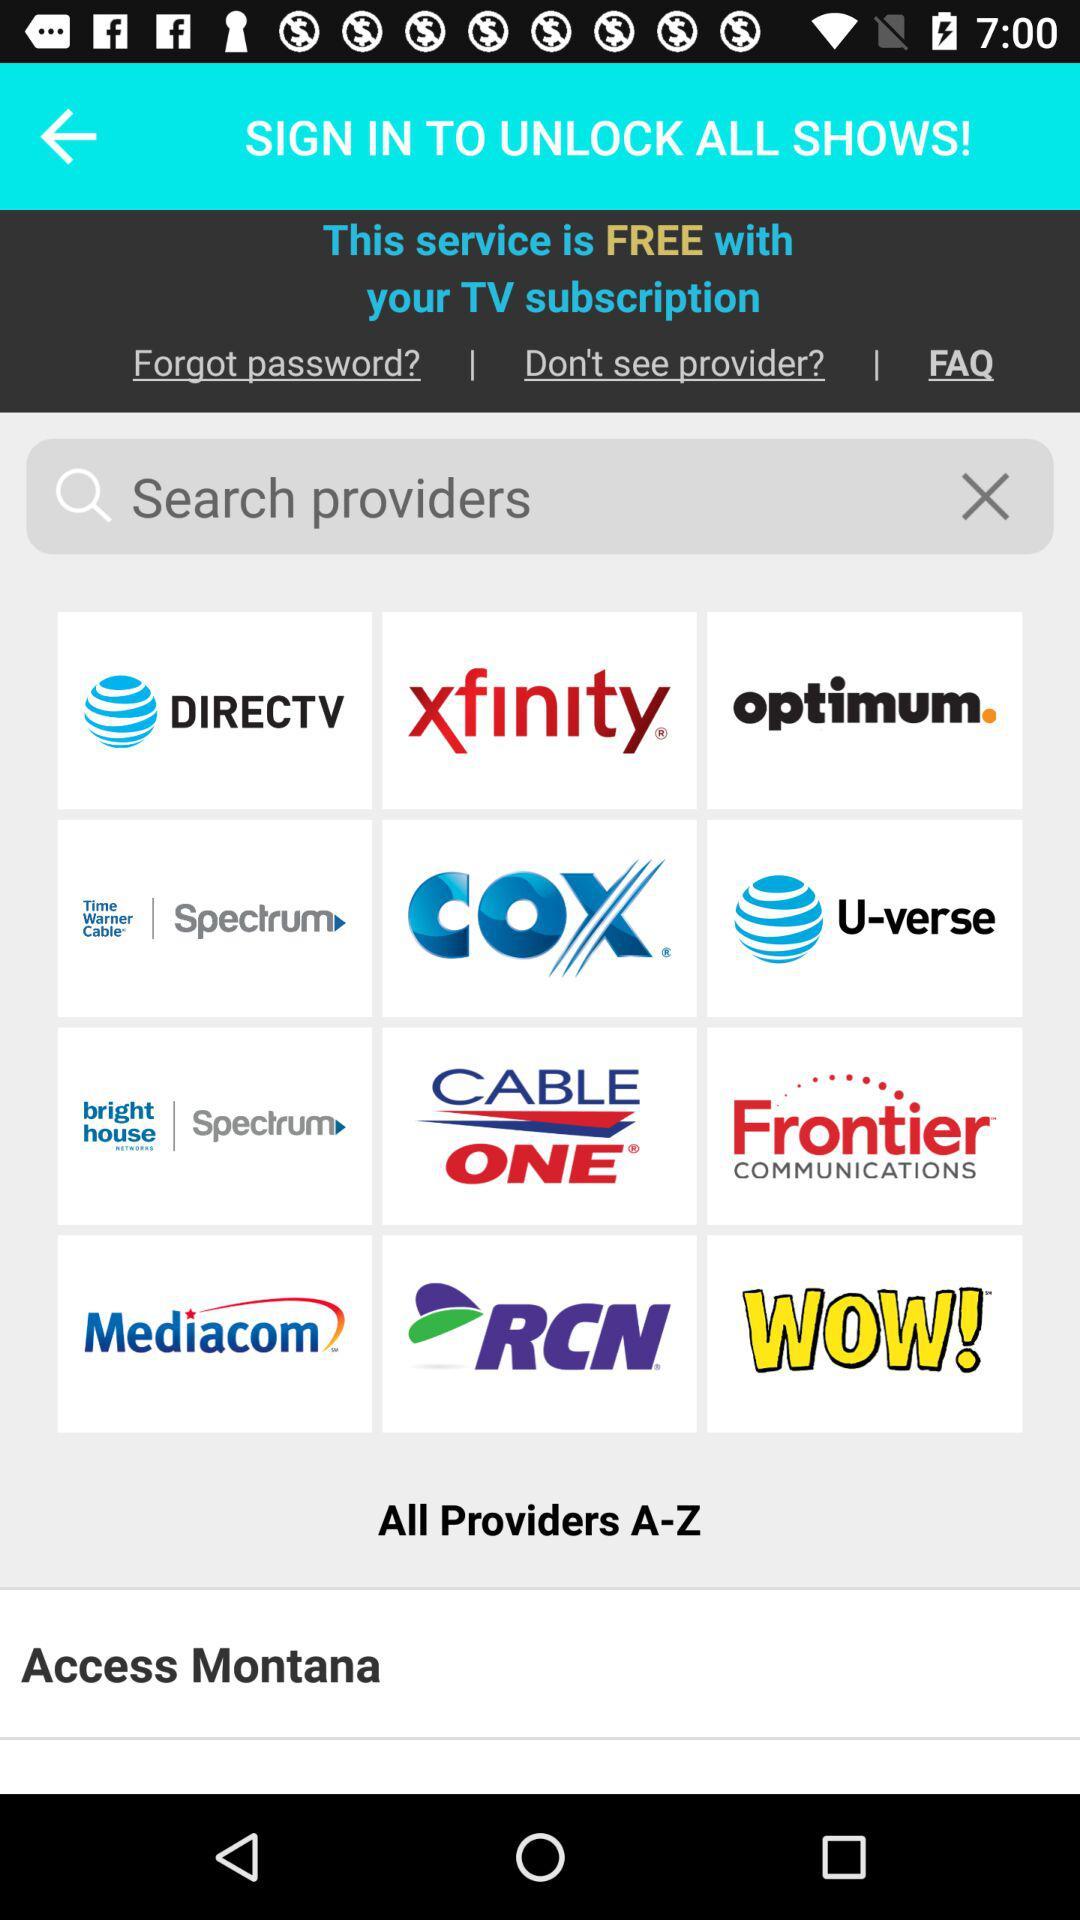 The width and height of the screenshot is (1080, 1920). What do you see at coordinates (937, 361) in the screenshot?
I see `the item below the your tv subscription icon` at bounding box center [937, 361].